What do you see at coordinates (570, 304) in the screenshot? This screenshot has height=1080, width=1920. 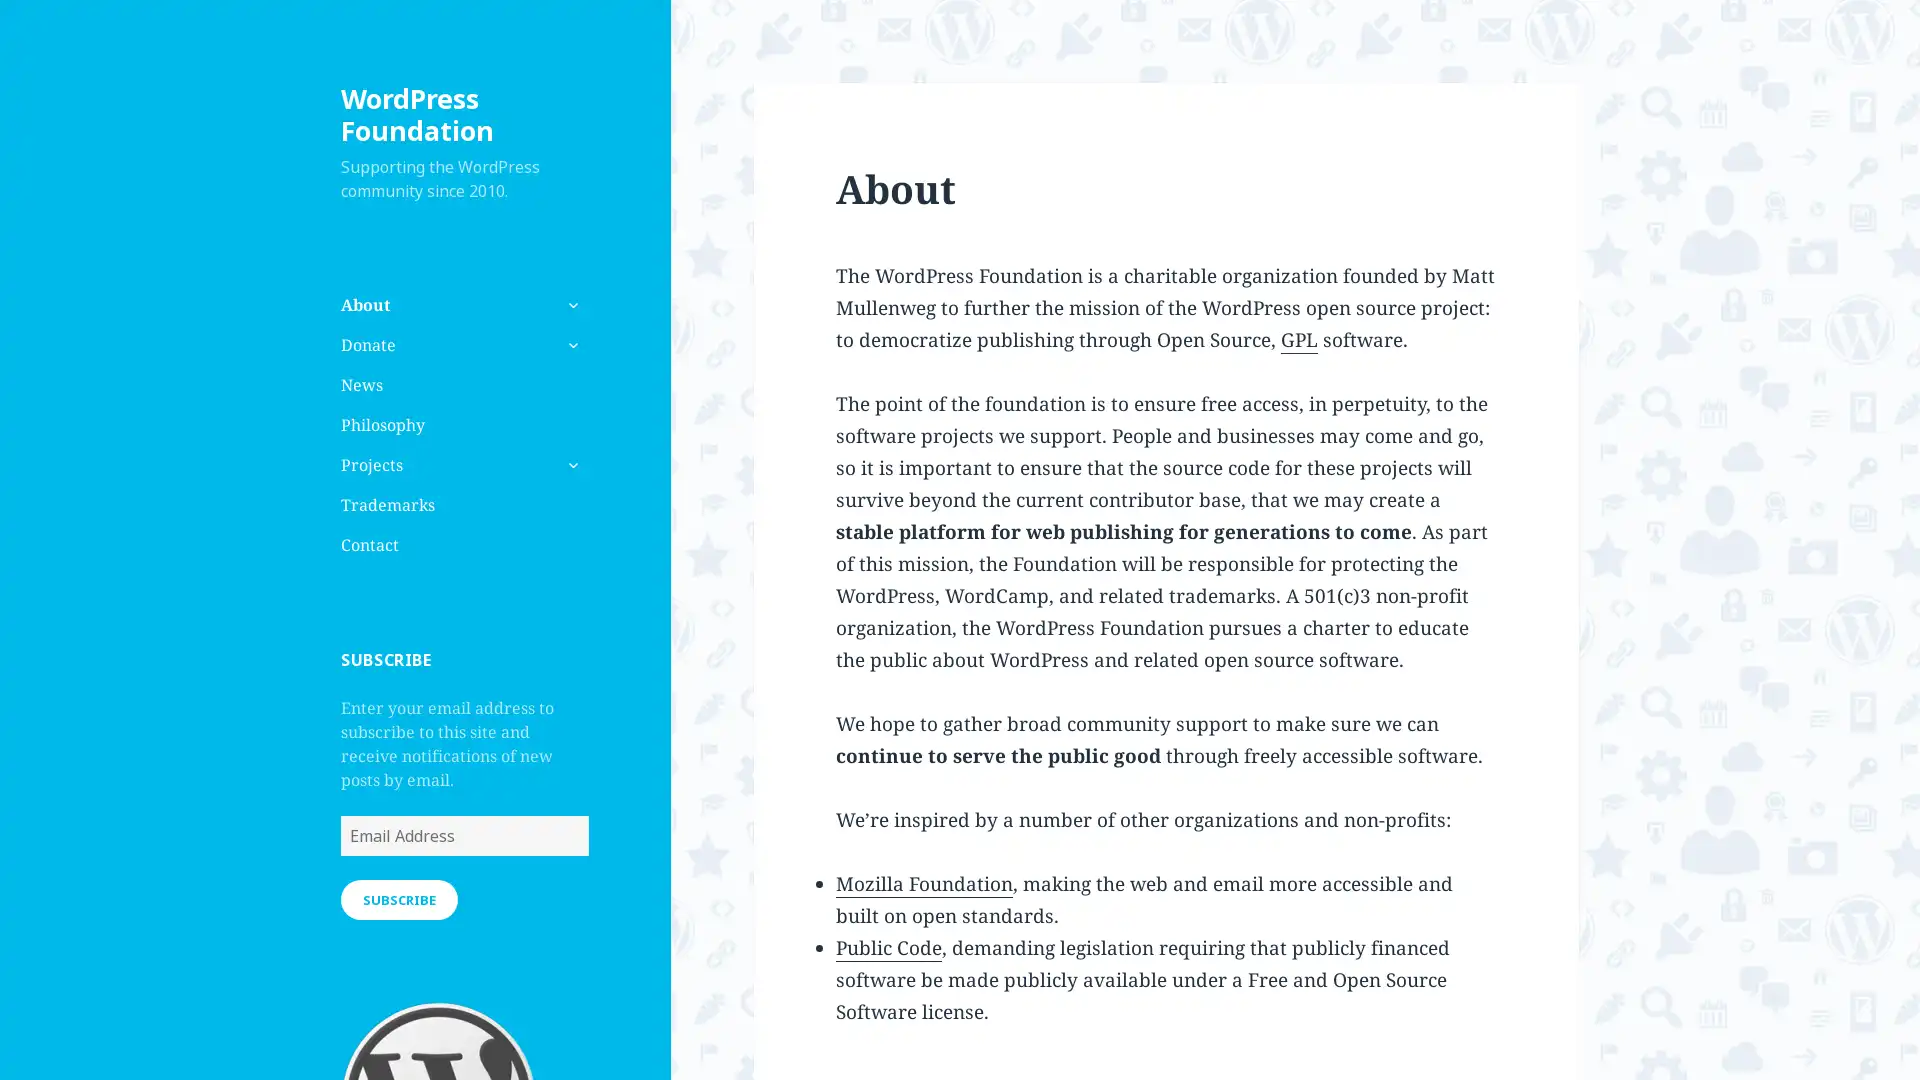 I see `expand child menu` at bounding box center [570, 304].